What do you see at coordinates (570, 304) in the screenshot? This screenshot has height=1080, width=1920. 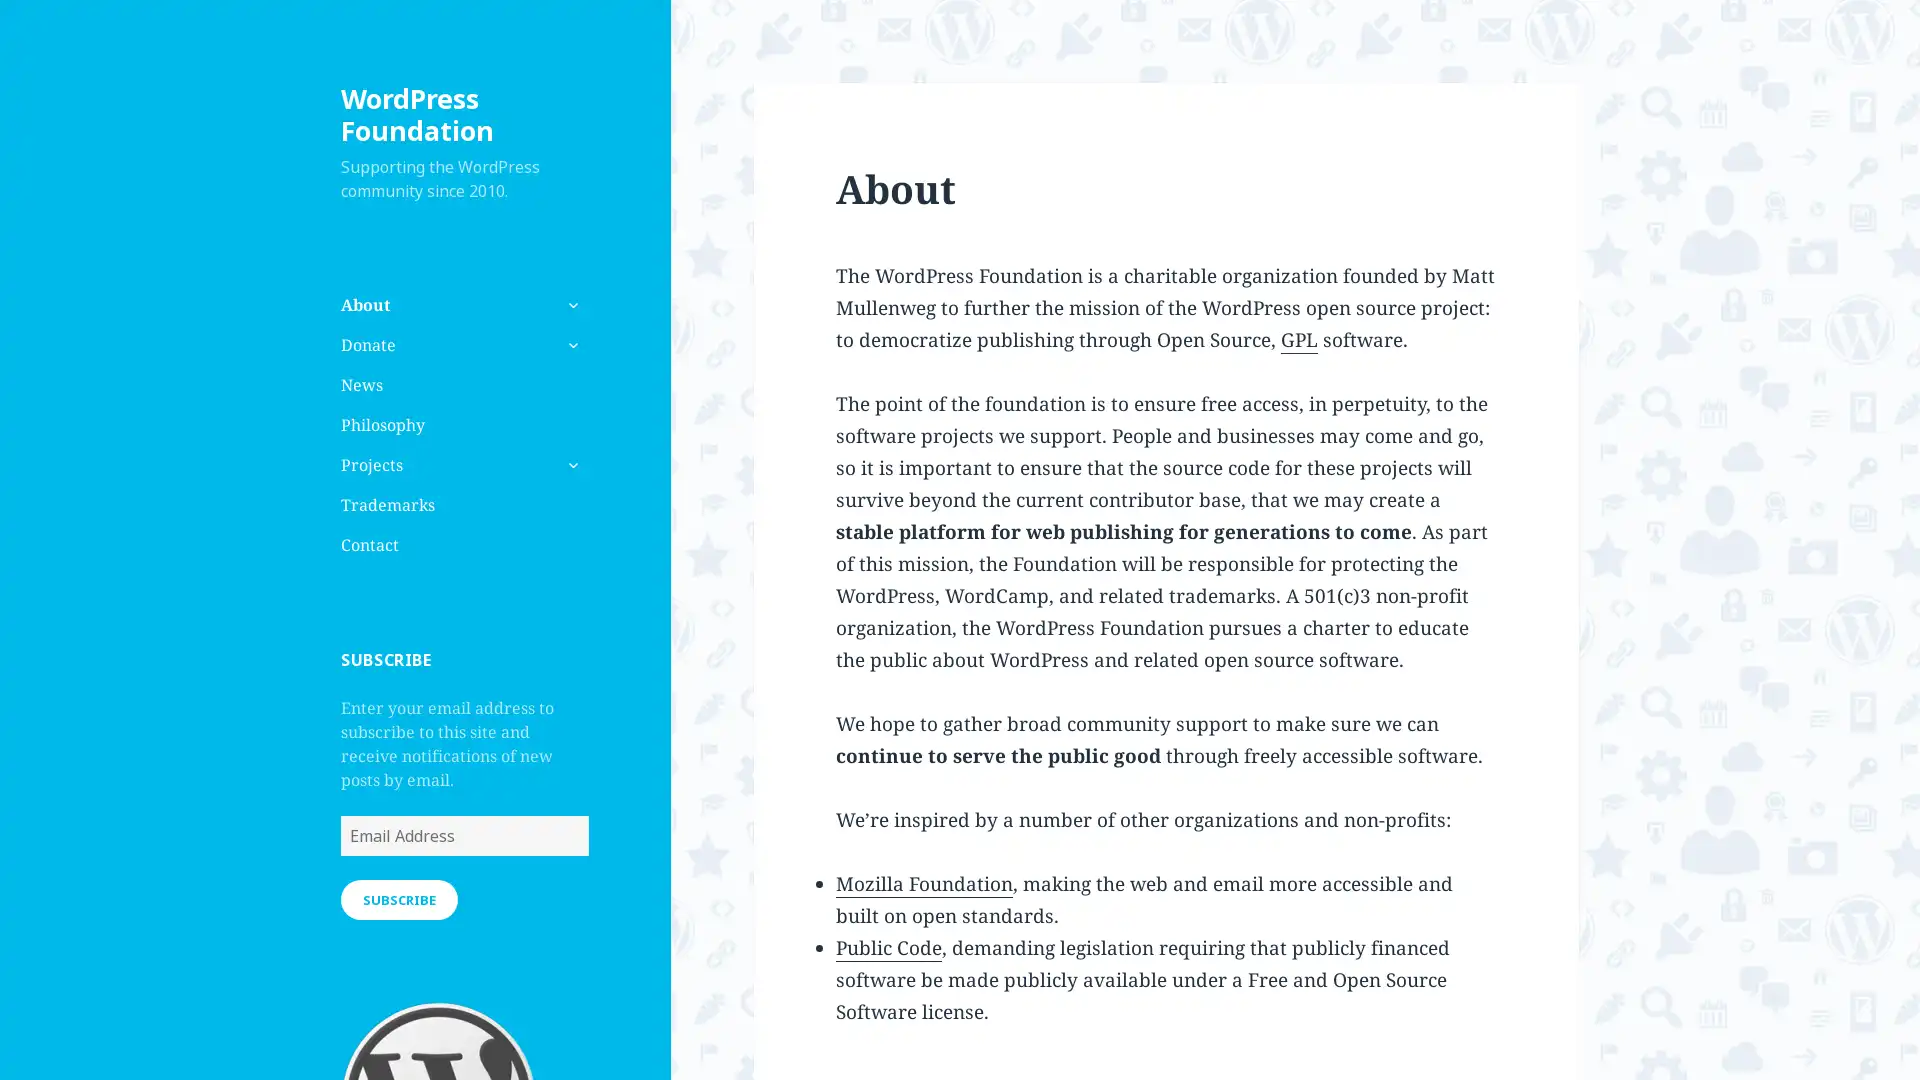 I see `expand child menu` at bounding box center [570, 304].